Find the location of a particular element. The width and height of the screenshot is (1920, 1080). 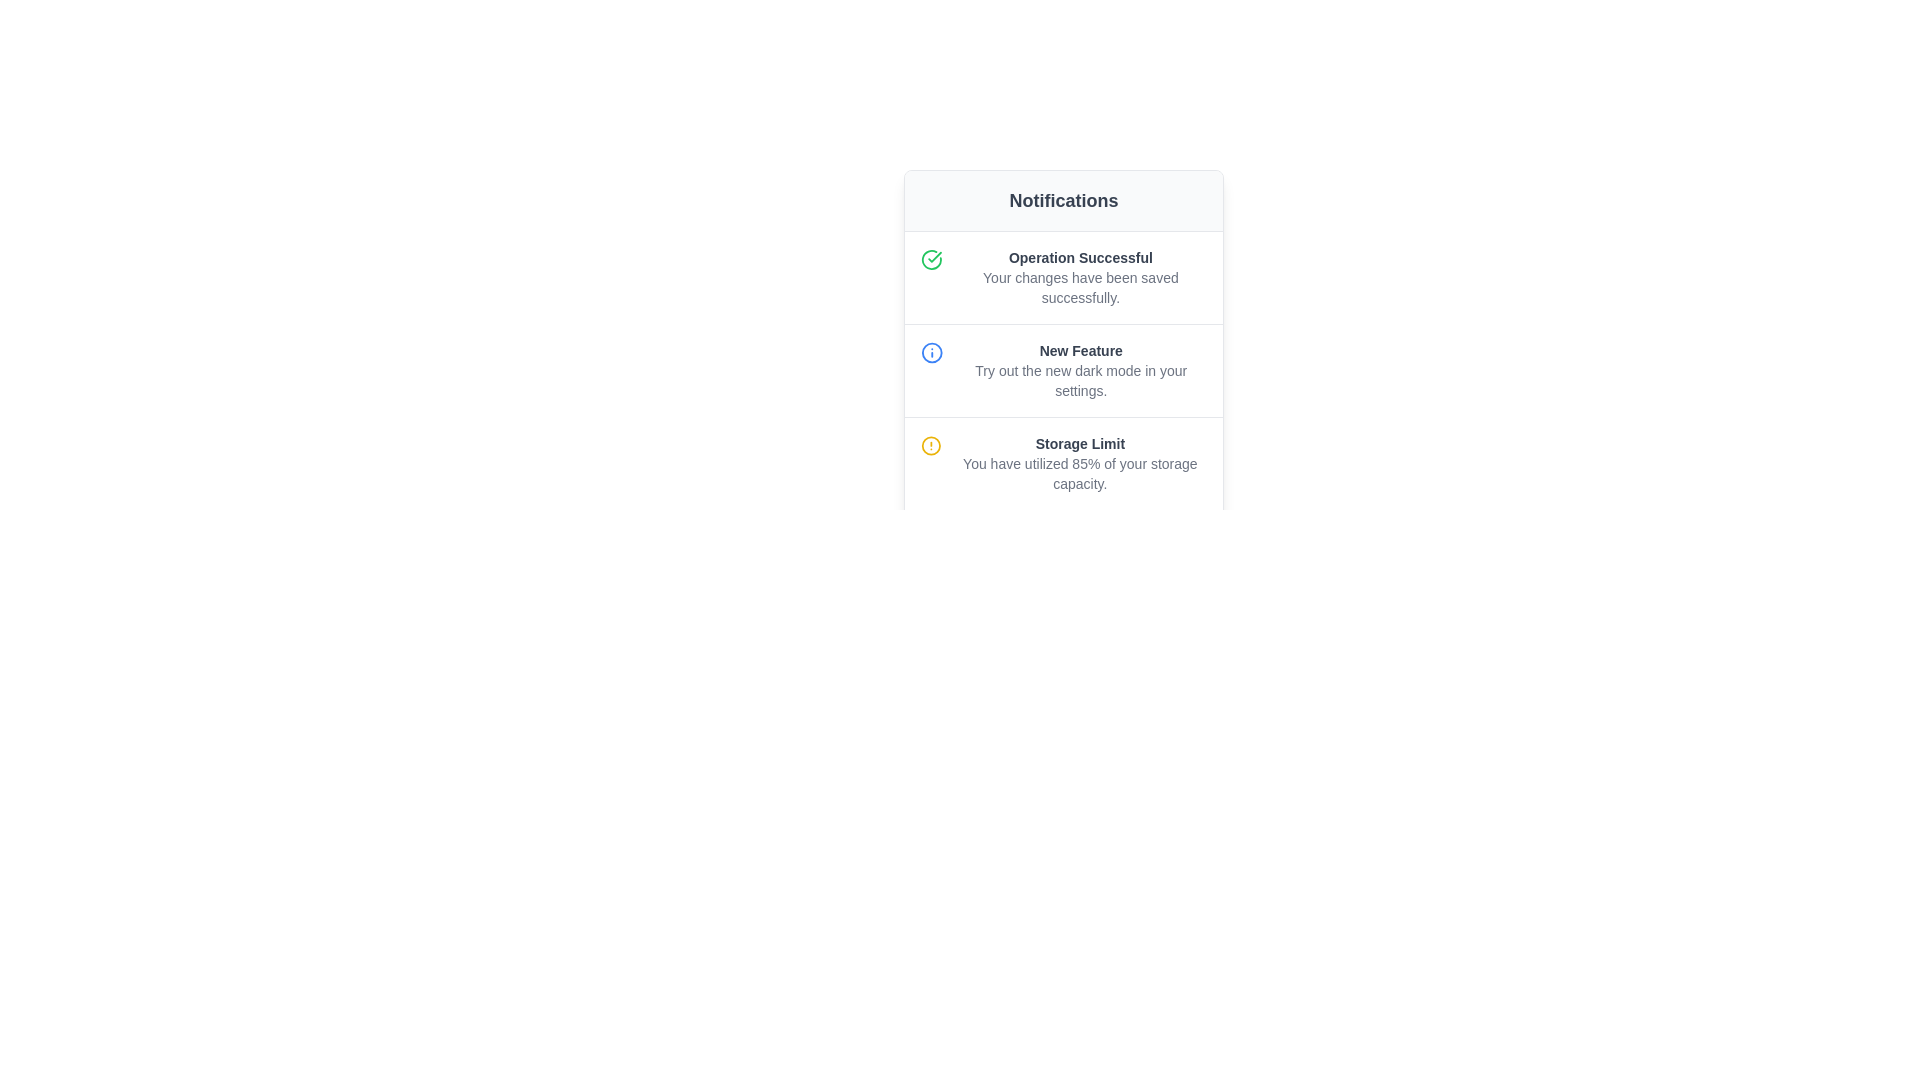

supplementary information text regarding the 'New Feature' notification about the new dark mode feature, which is located below the title 'New Feature' in the middle notification item is located at coordinates (1080, 381).